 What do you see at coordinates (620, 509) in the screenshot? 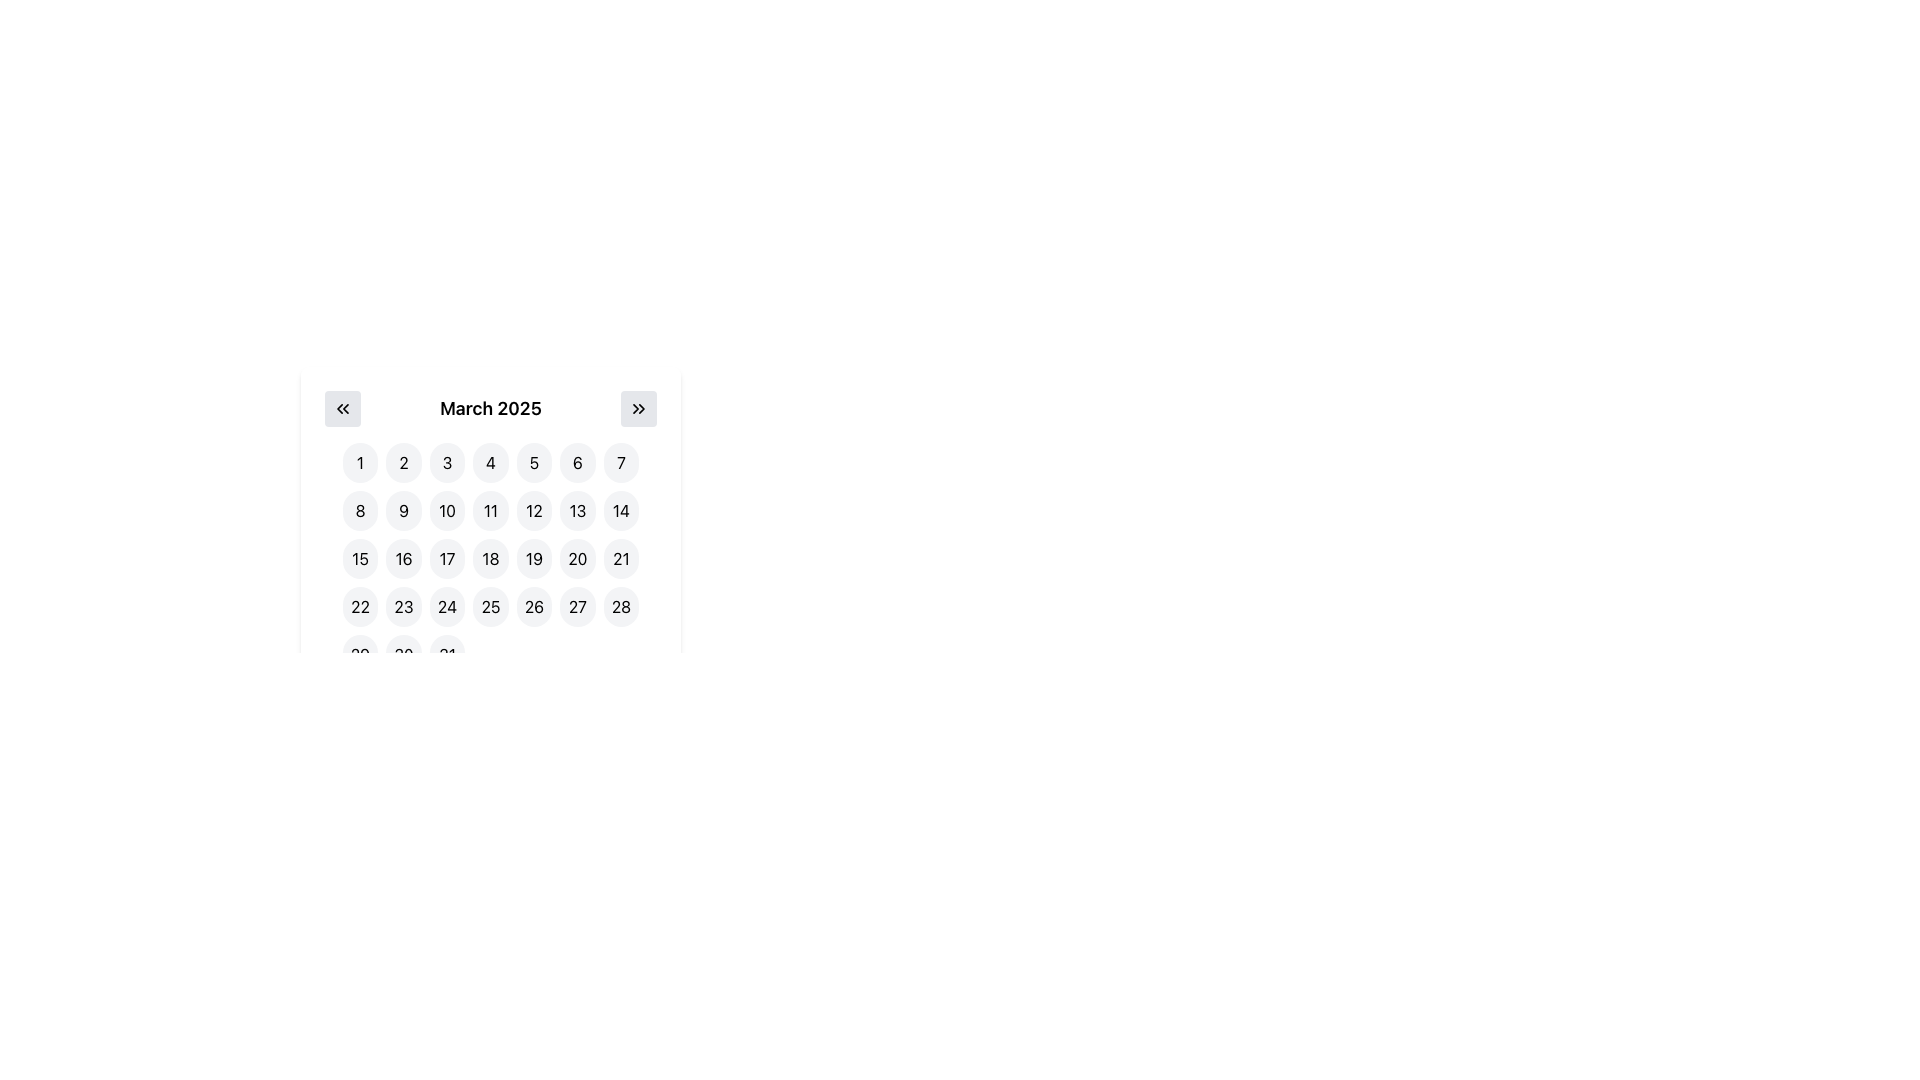
I see `the circular button displaying '14' in bold black font to change its background color to light blue` at bounding box center [620, 509].